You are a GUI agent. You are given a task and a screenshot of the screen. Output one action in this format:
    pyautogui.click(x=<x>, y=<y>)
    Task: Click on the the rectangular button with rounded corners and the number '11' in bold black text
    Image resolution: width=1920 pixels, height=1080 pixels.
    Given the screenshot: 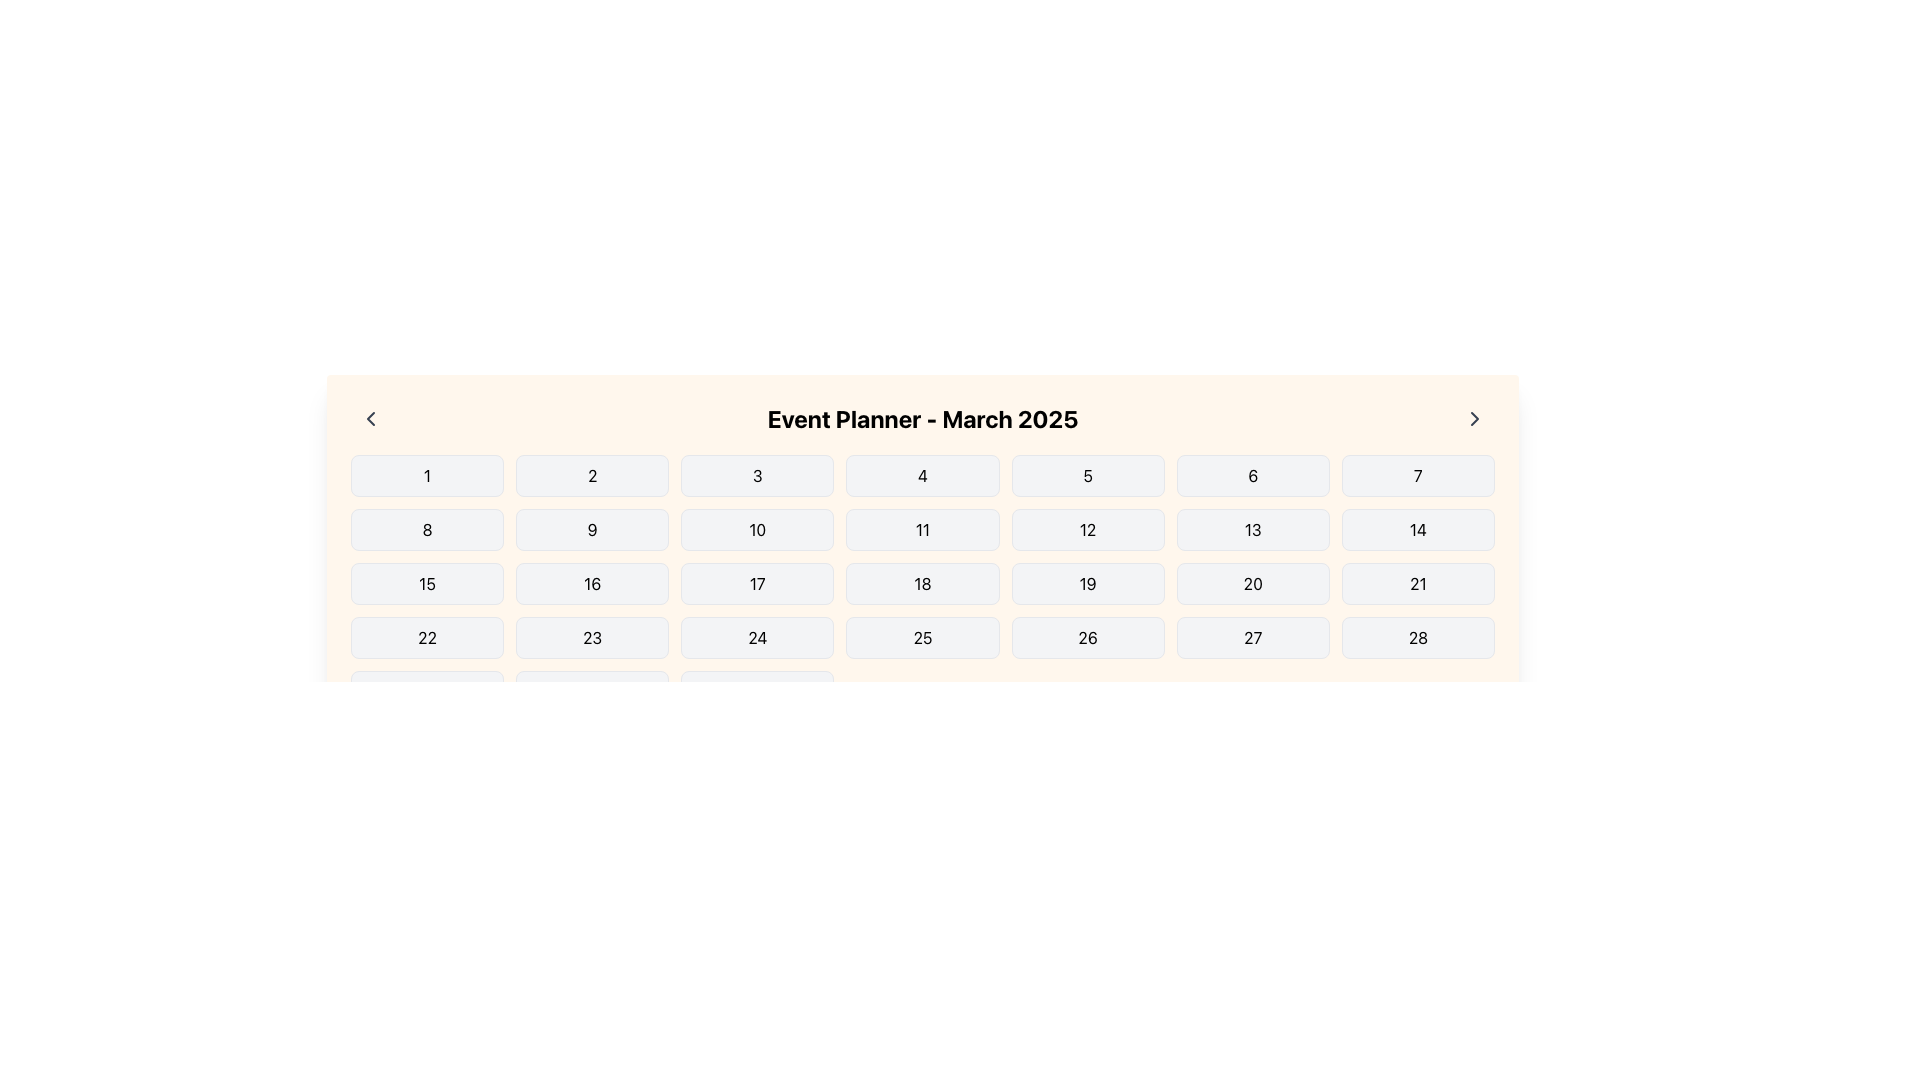 What is the action you would take?
    pyautogui.click(x=921, y=528)
    